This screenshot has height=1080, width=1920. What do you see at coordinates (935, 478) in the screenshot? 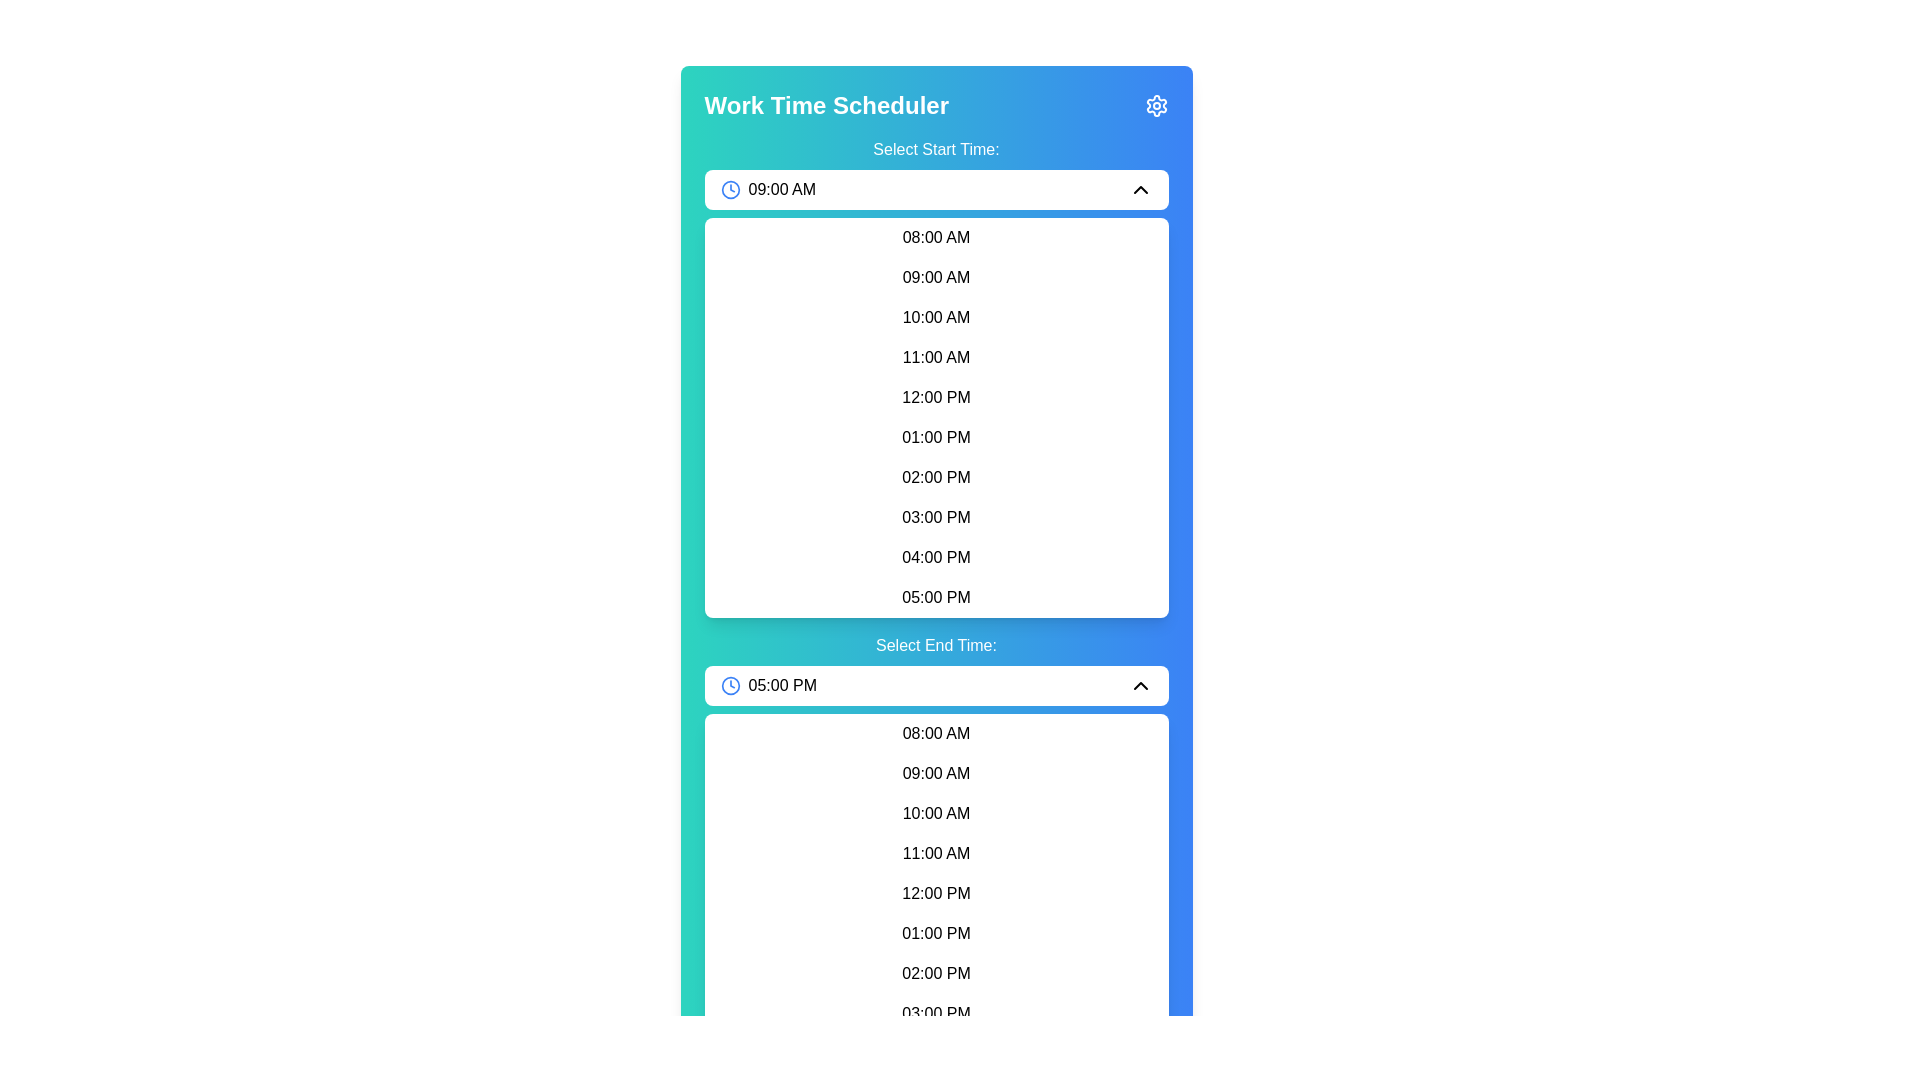
I see `the list item displaying the time slot option '02:00 PM', which is the seventh option under the 'Select Start Time' section` at bounding box center [935, 478].